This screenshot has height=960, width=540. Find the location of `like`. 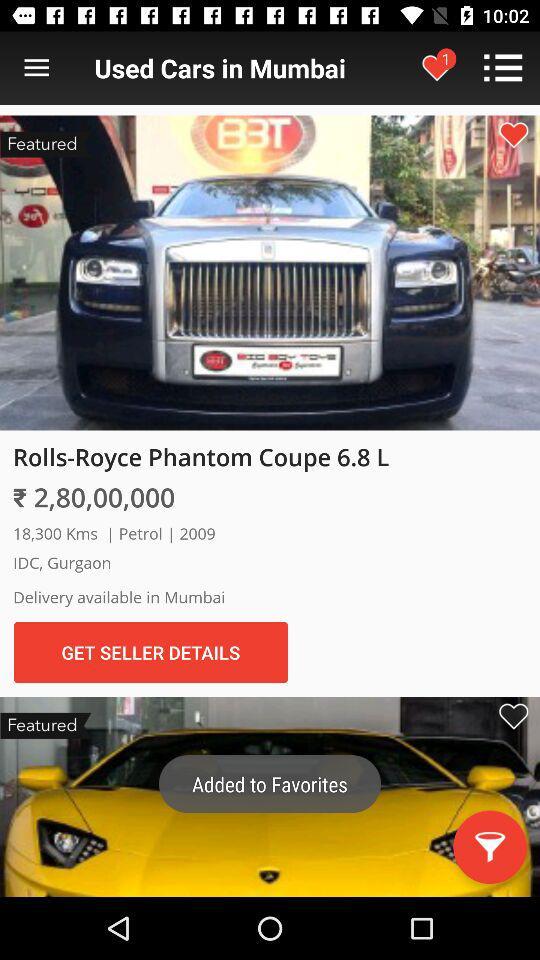

like is located at coordinates (513, 134).